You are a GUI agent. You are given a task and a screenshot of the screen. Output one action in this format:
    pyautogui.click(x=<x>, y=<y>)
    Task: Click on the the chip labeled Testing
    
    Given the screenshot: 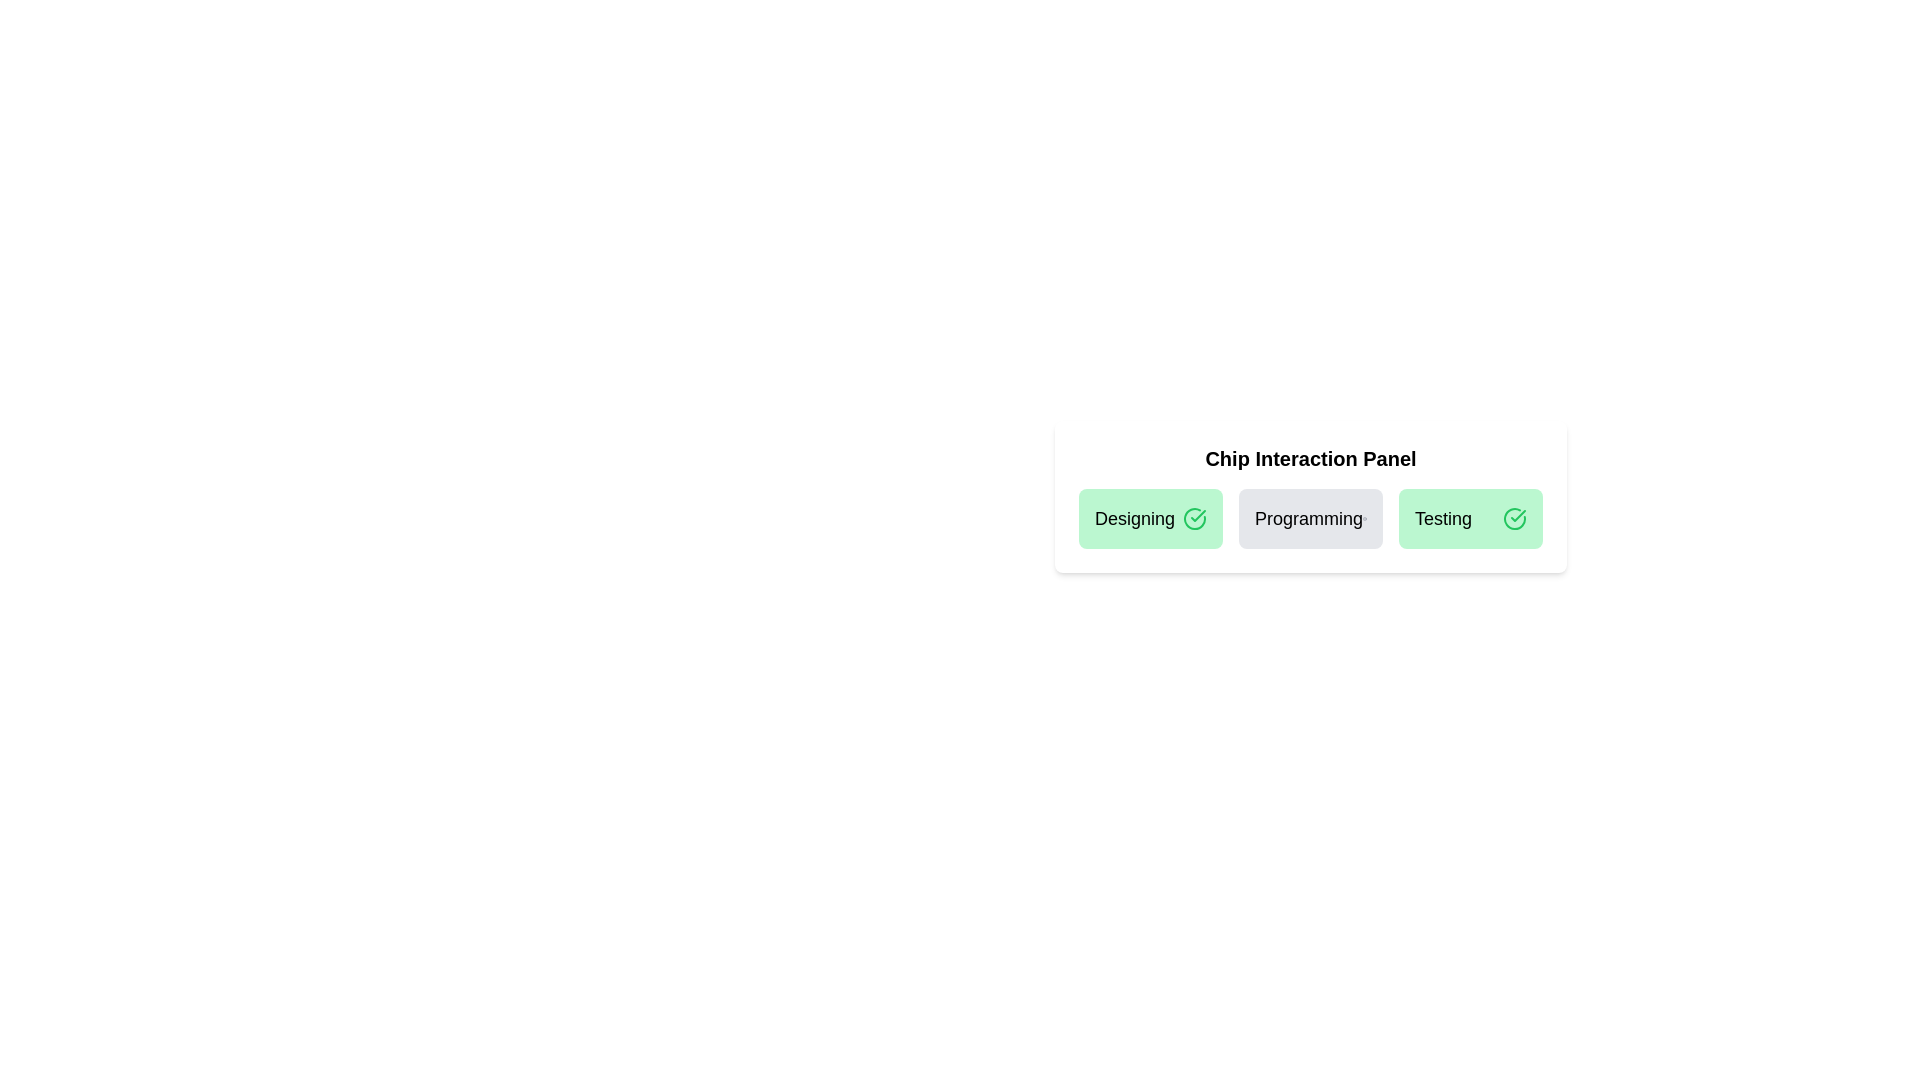 What is the action you would take?
    pyautogui.click(x=1470, y=518)
    